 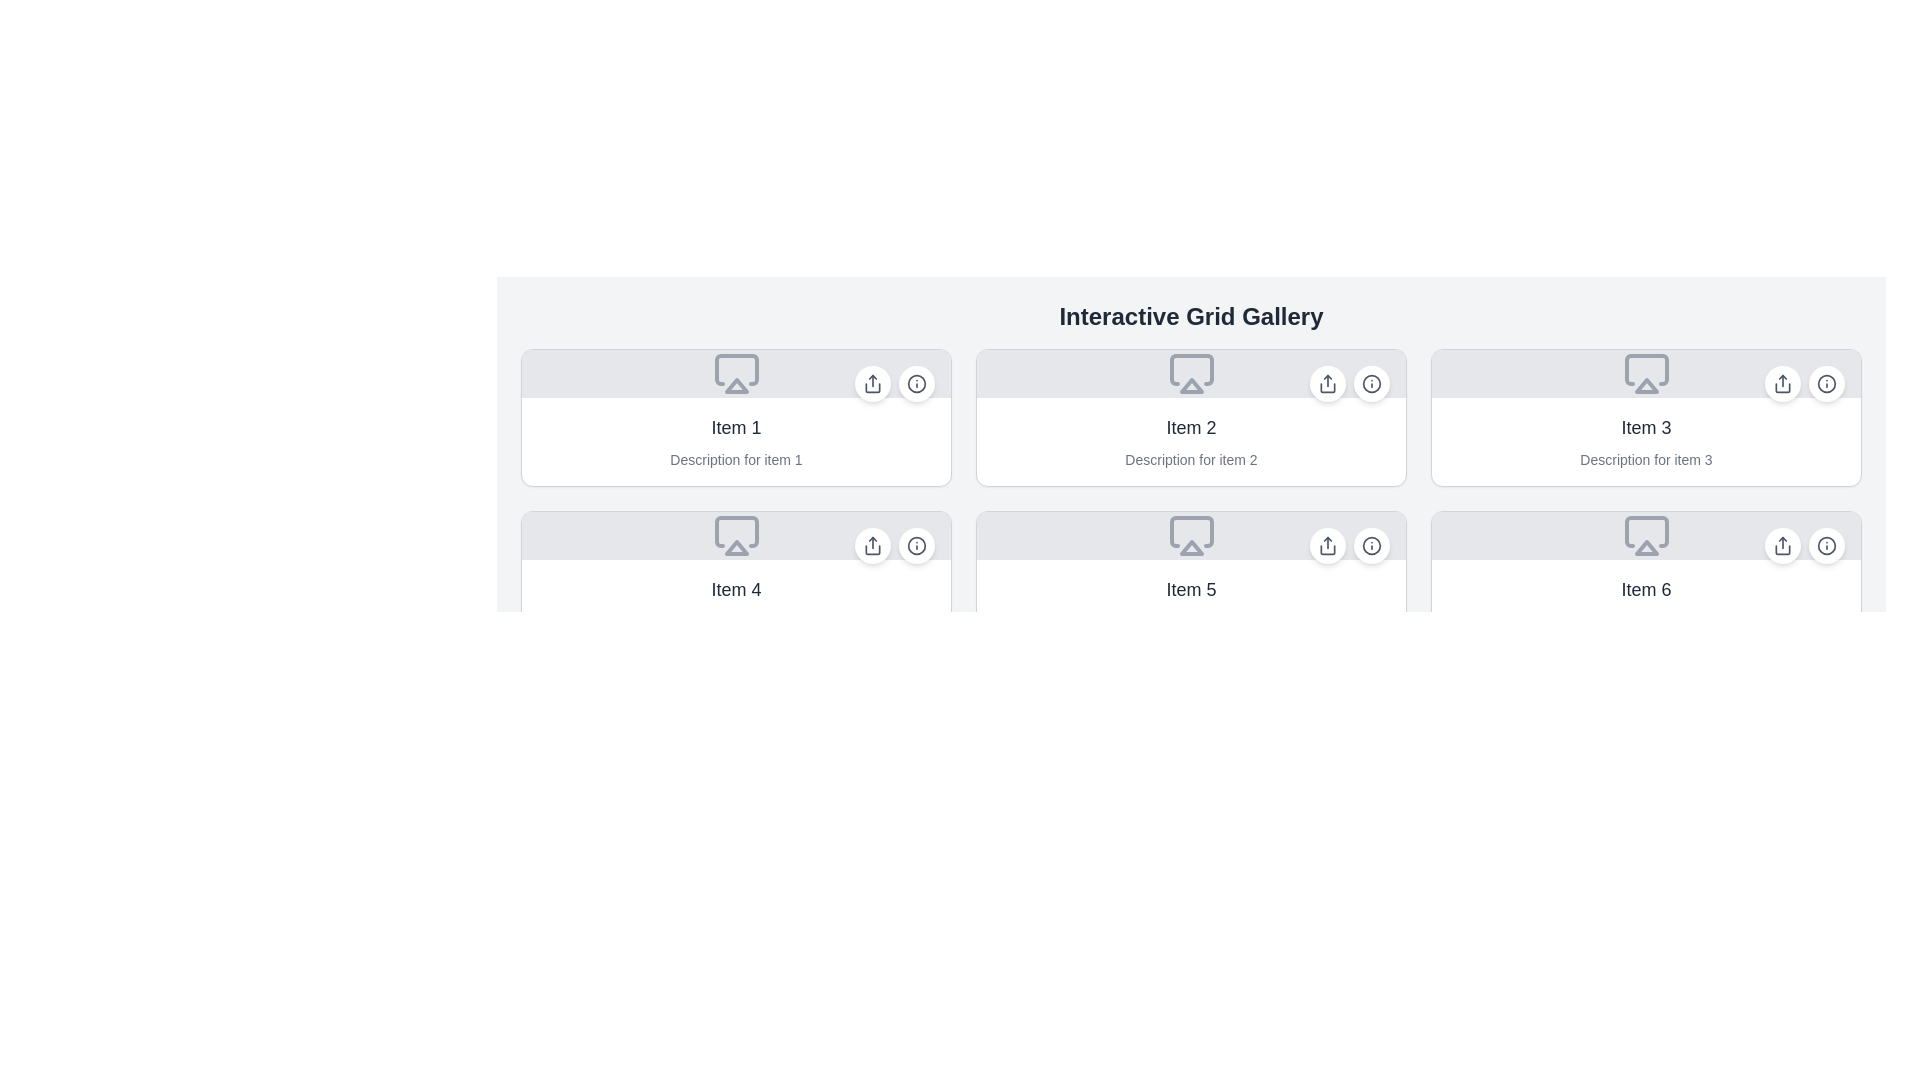 What do you see at coordinates (735, 620) in the screenshot?
I see `the Text Label displaying 'Description for item 4'` at bounding box center [735, 620].